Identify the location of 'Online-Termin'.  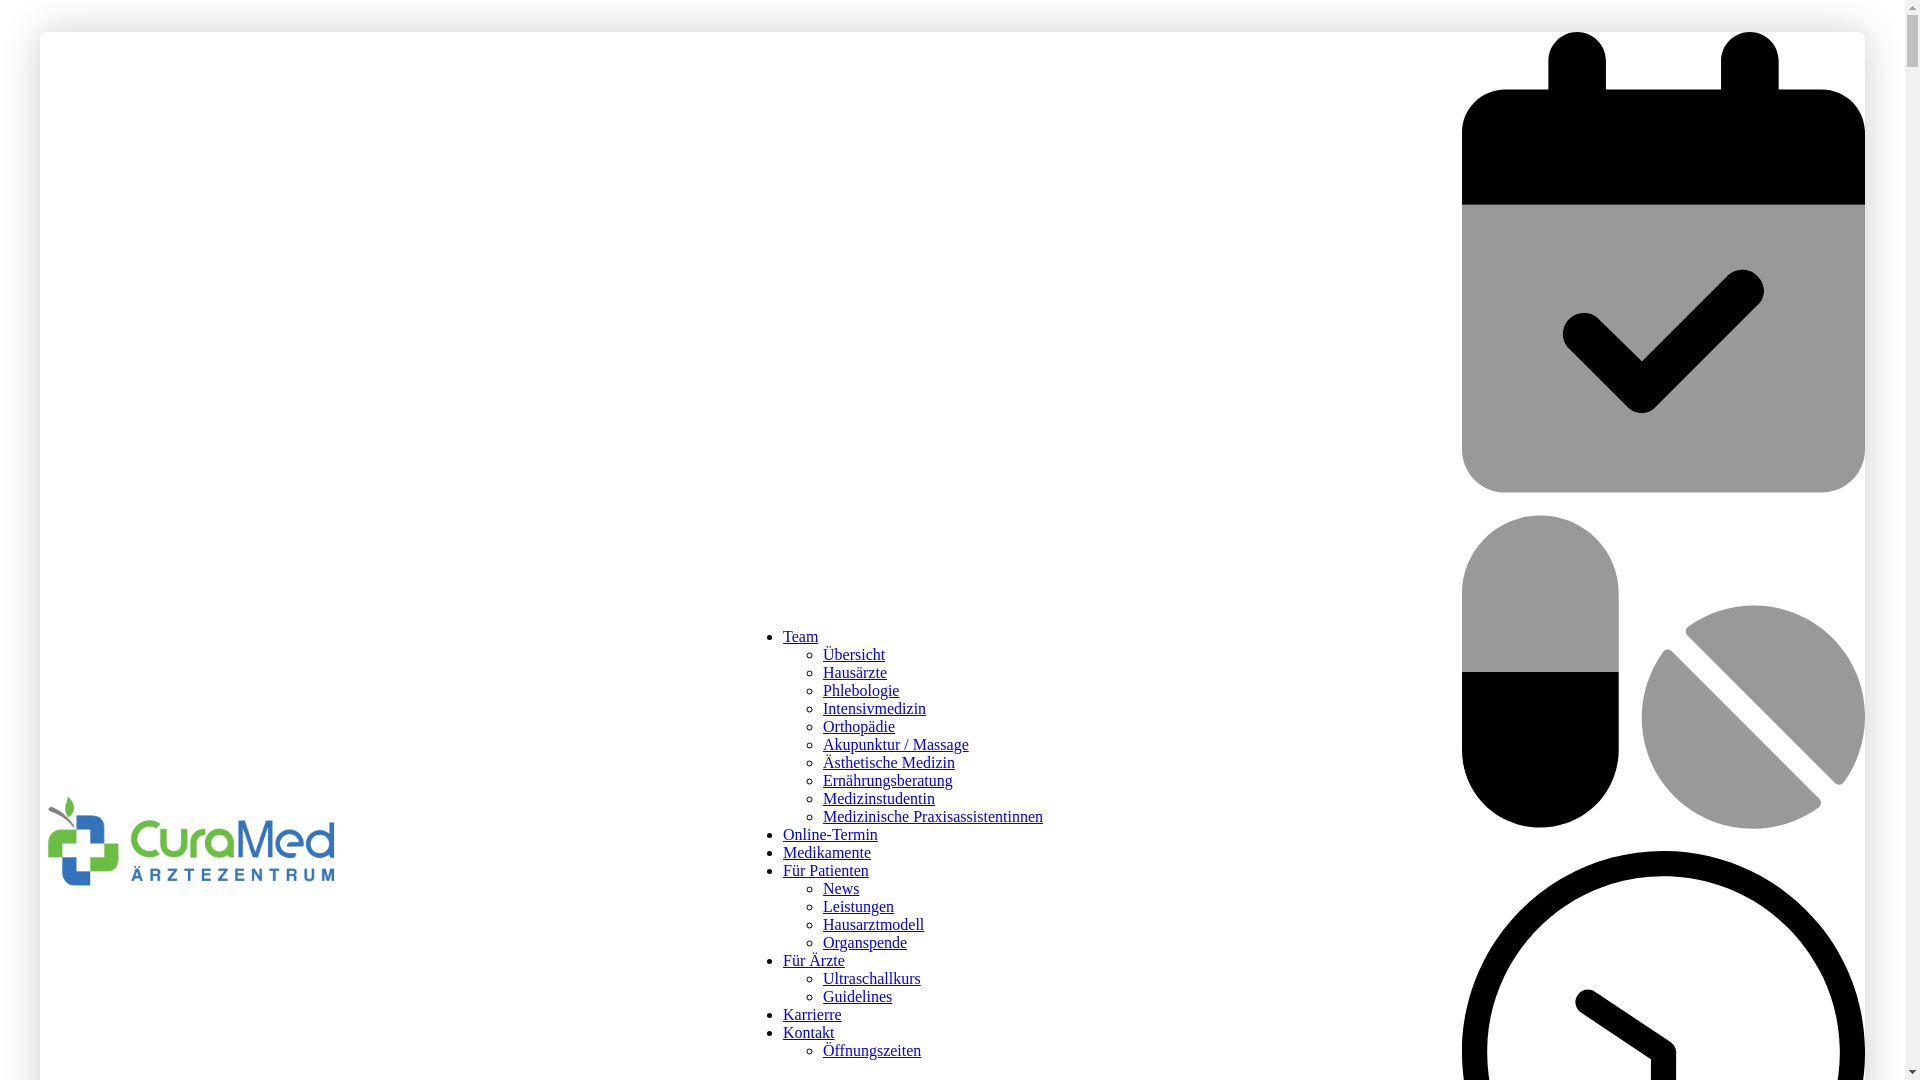
(781, 834).